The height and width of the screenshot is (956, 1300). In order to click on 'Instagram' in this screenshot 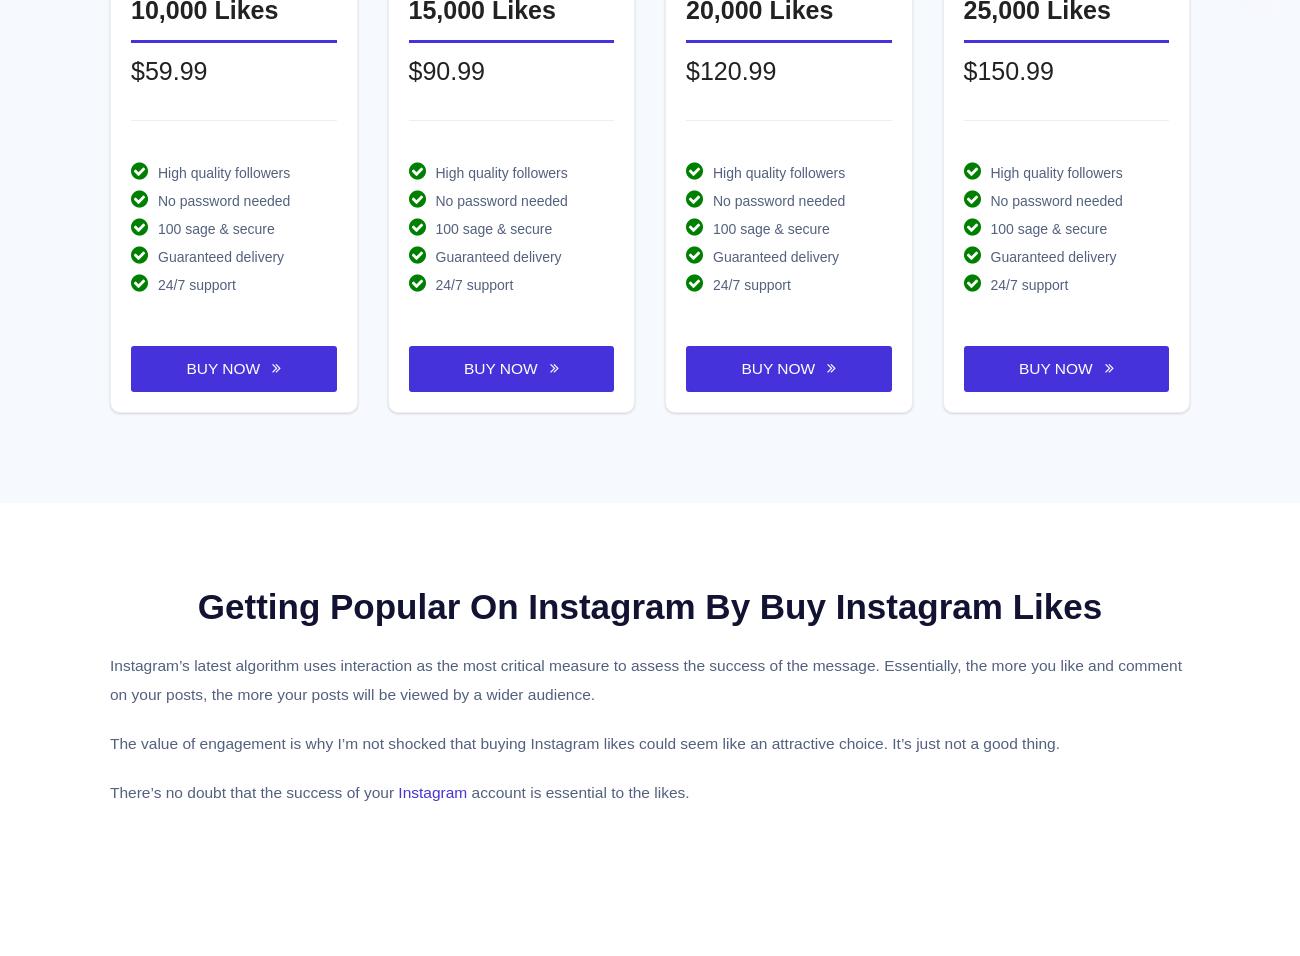, I will do `click(432, 790)`.